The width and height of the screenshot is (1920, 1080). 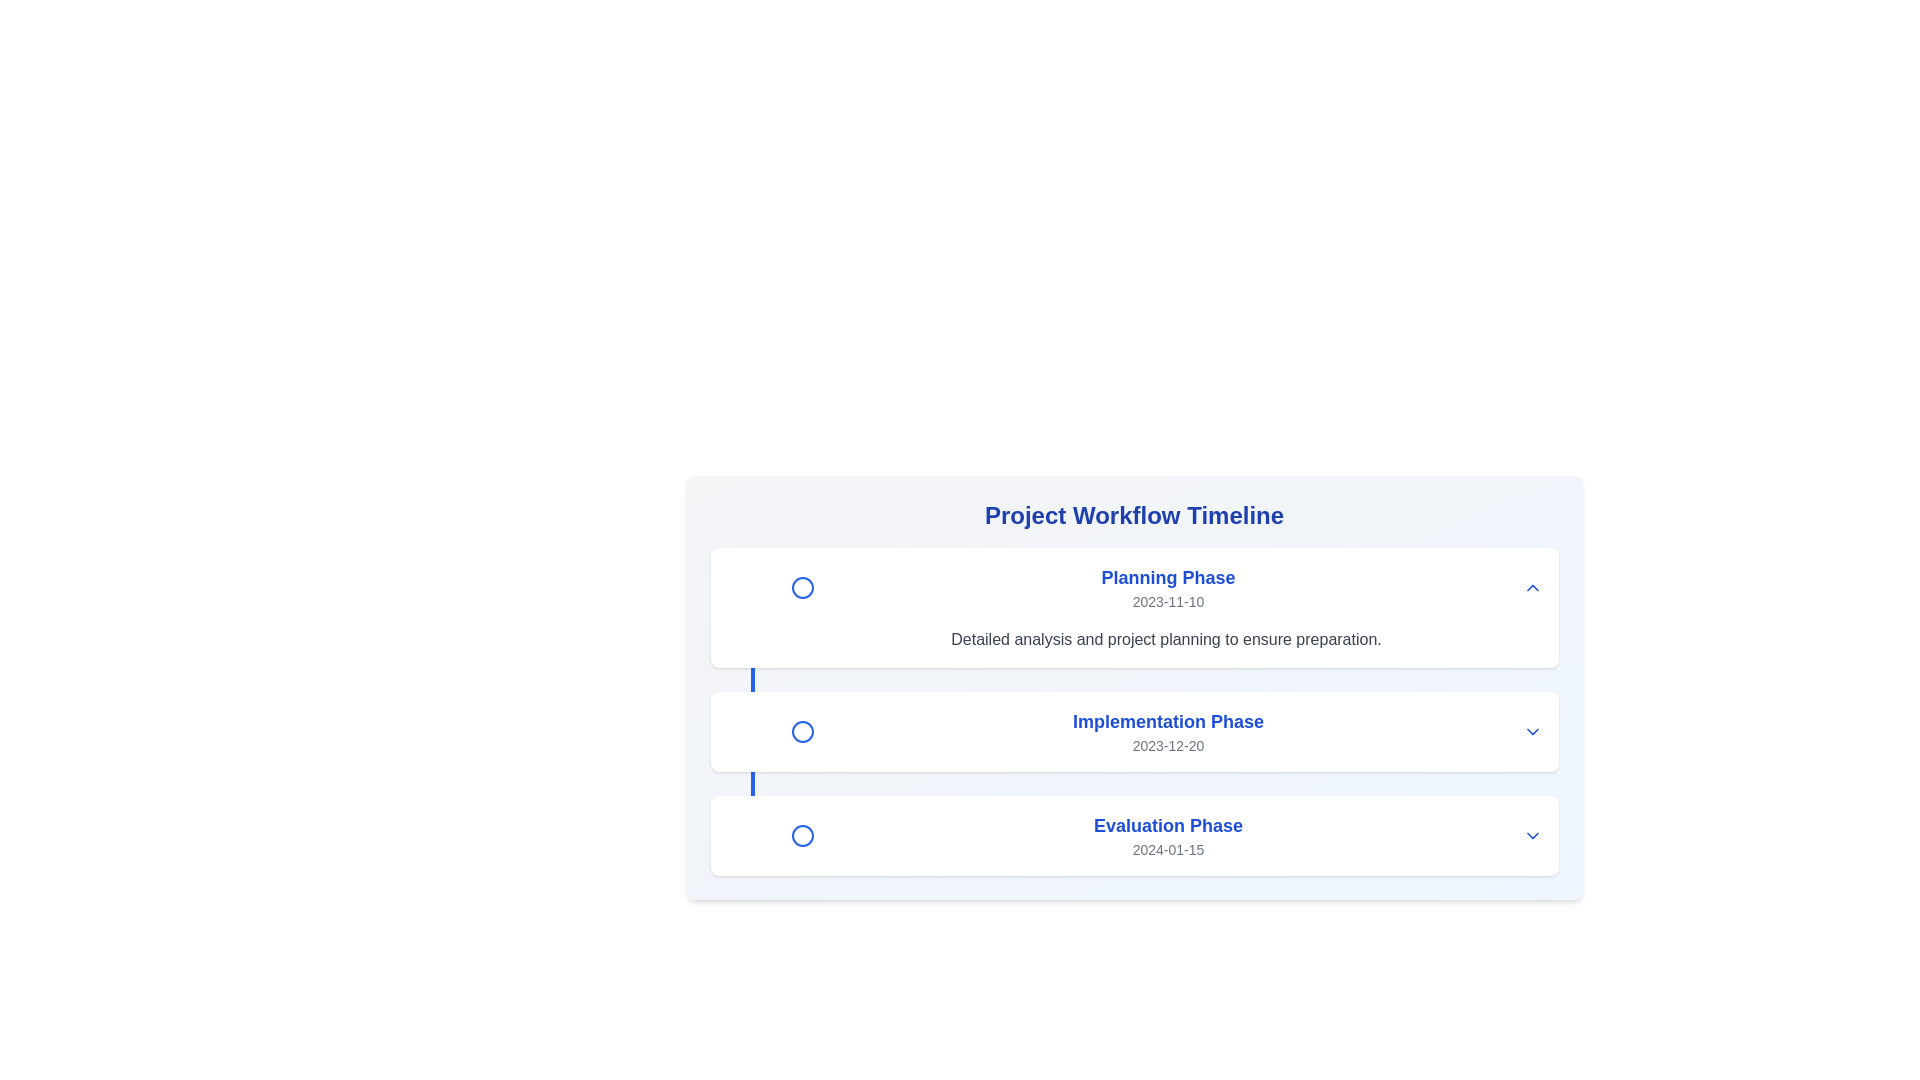 What do you see at coordinates (802, 732) in the screenshot?
I see `the visual indicator icon that denotes a step in a process, positioned to the left of the 'Implementation Phase' text` at bounding box center [802, 732].